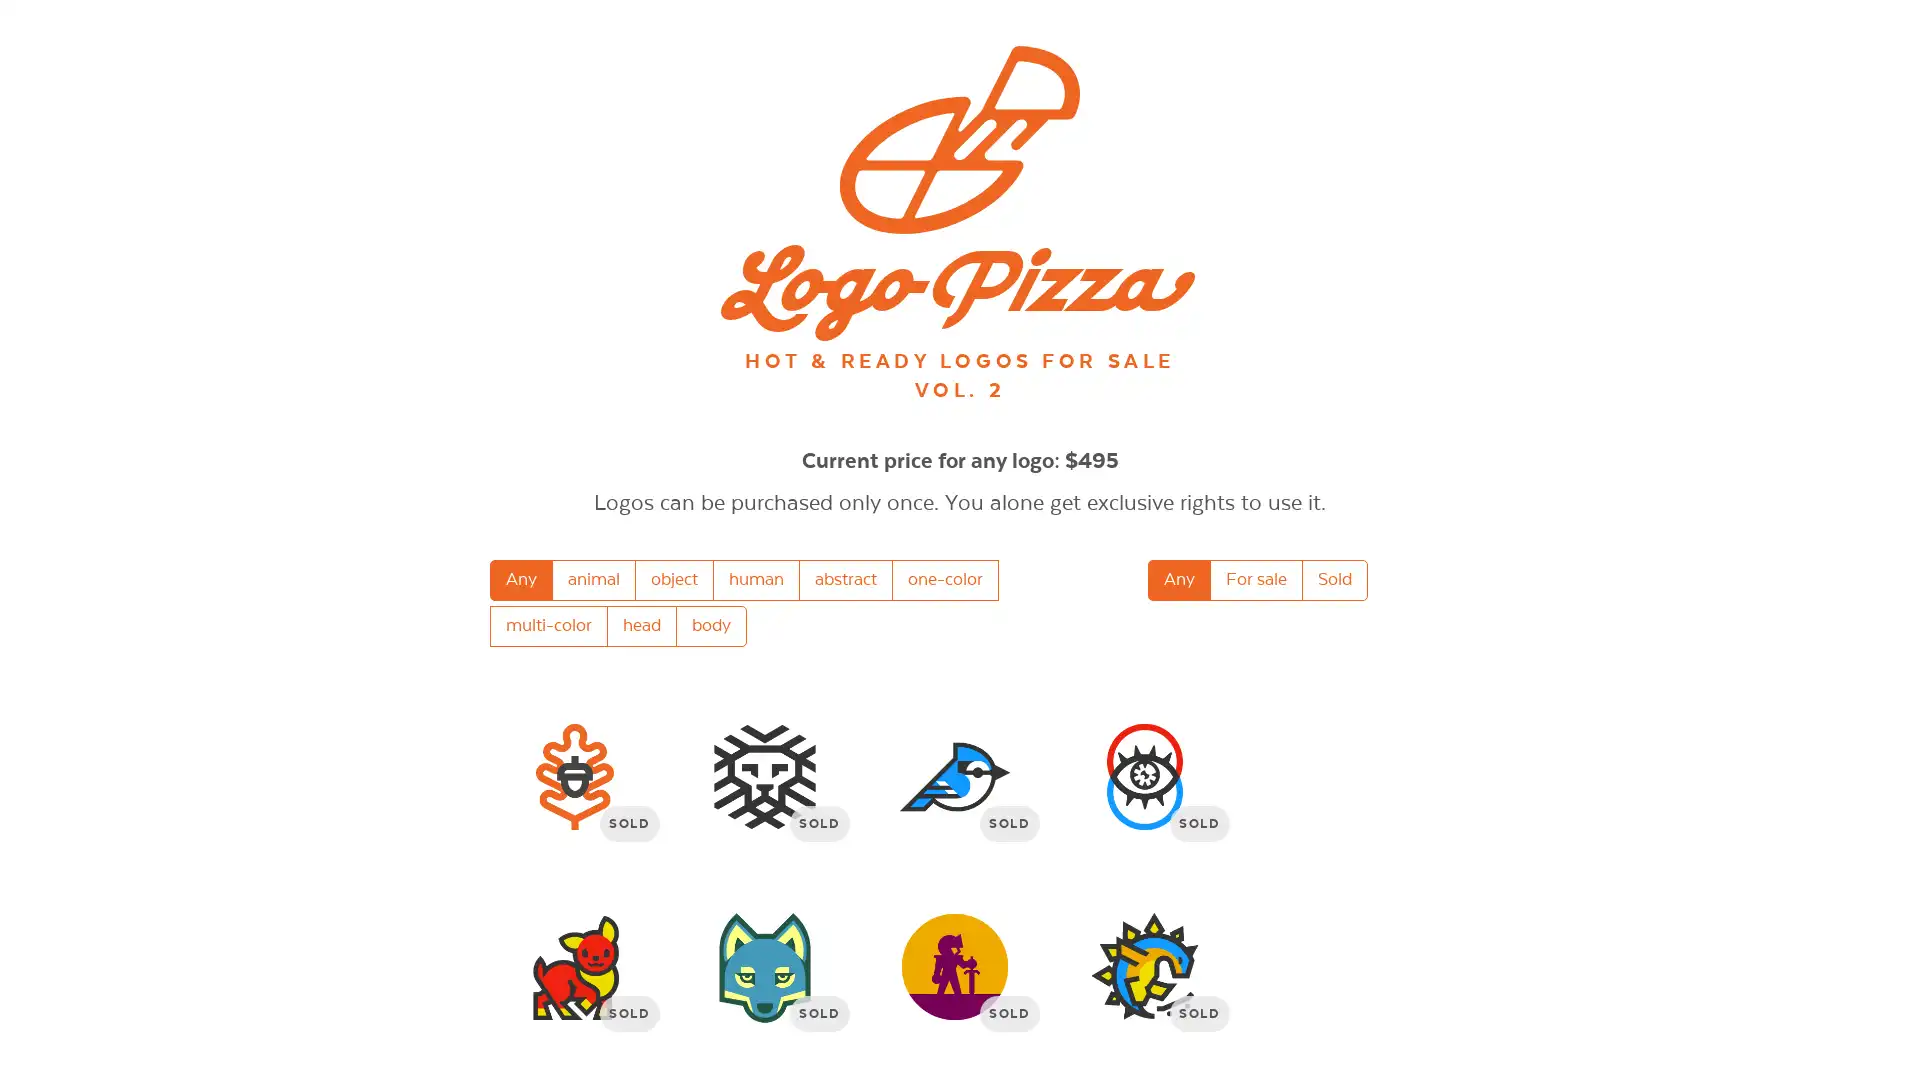  What do you see at coordinates (674, 580) in the screenshot?
I see `object` at bounding box center [674, 580].